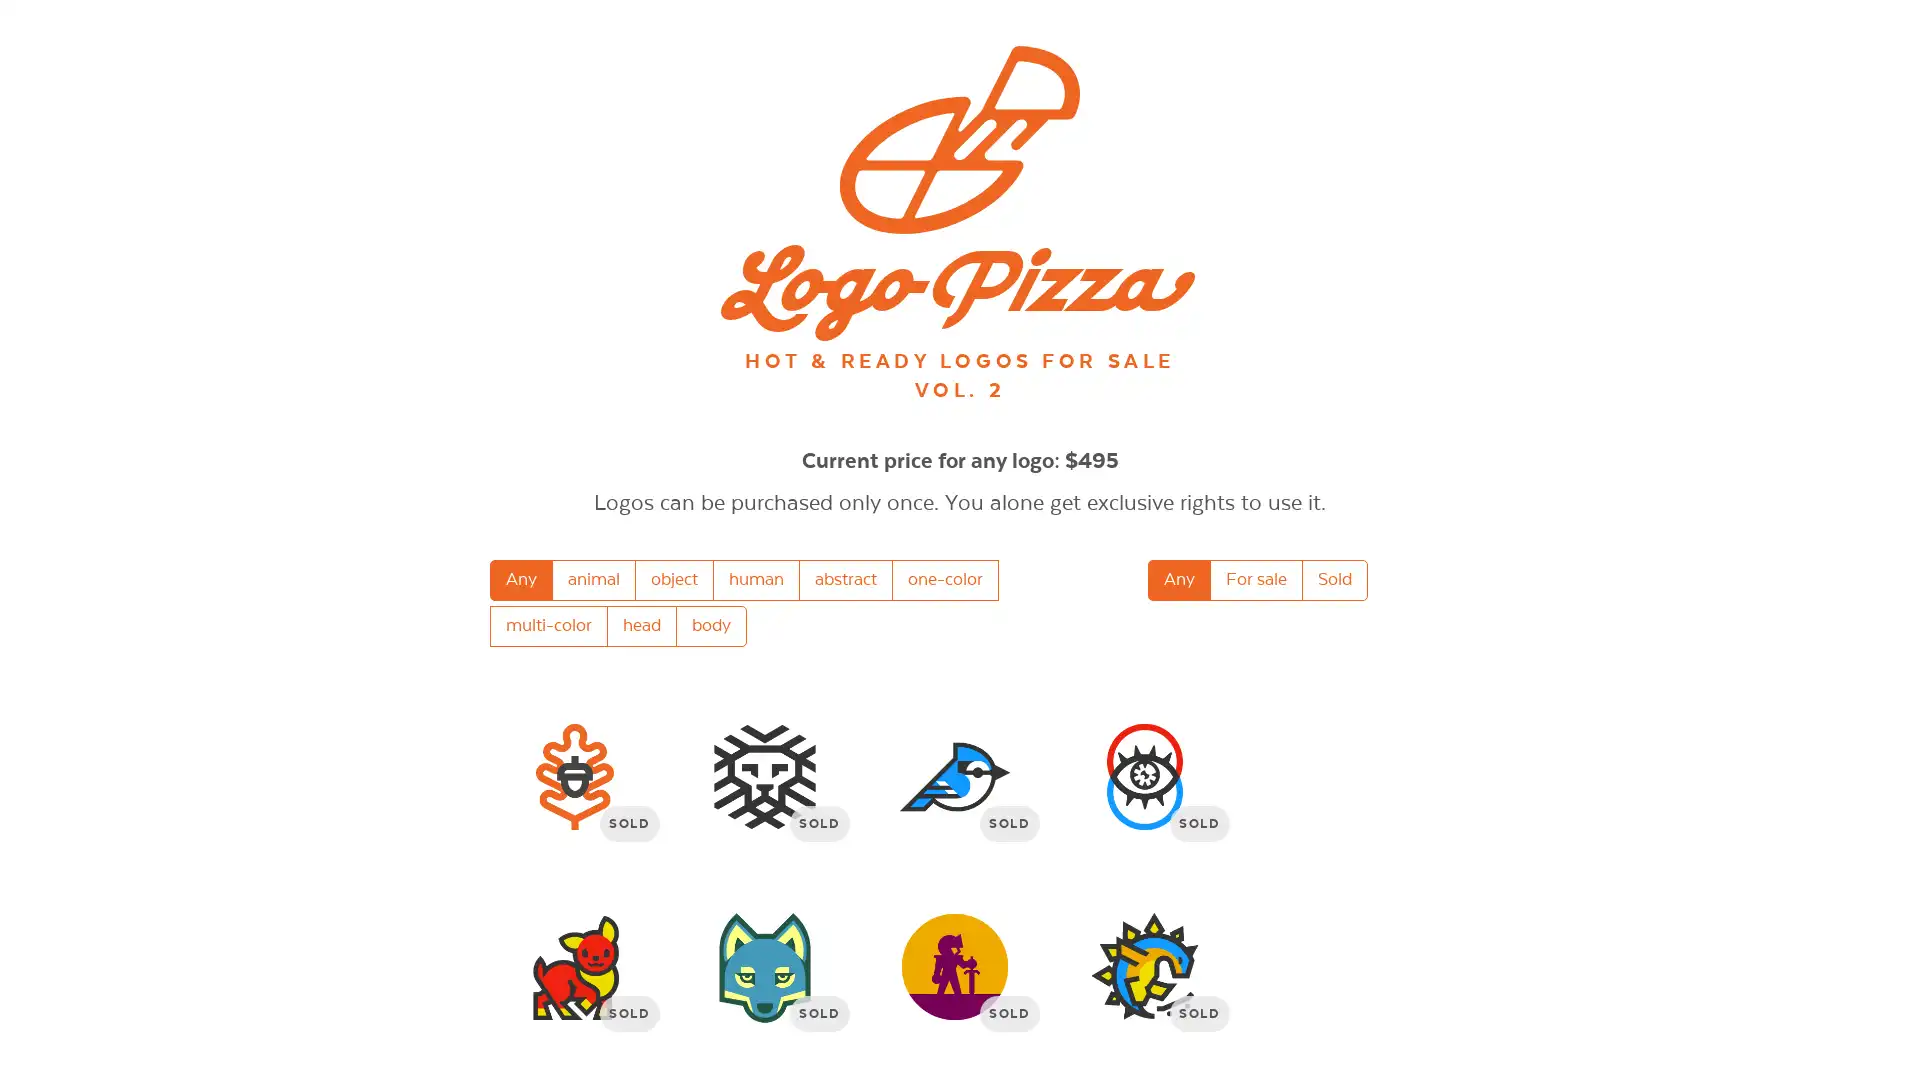  What do you see at coordinates (674, 580) in the screenshot?
I see `object` at bounding box center [674, 580].